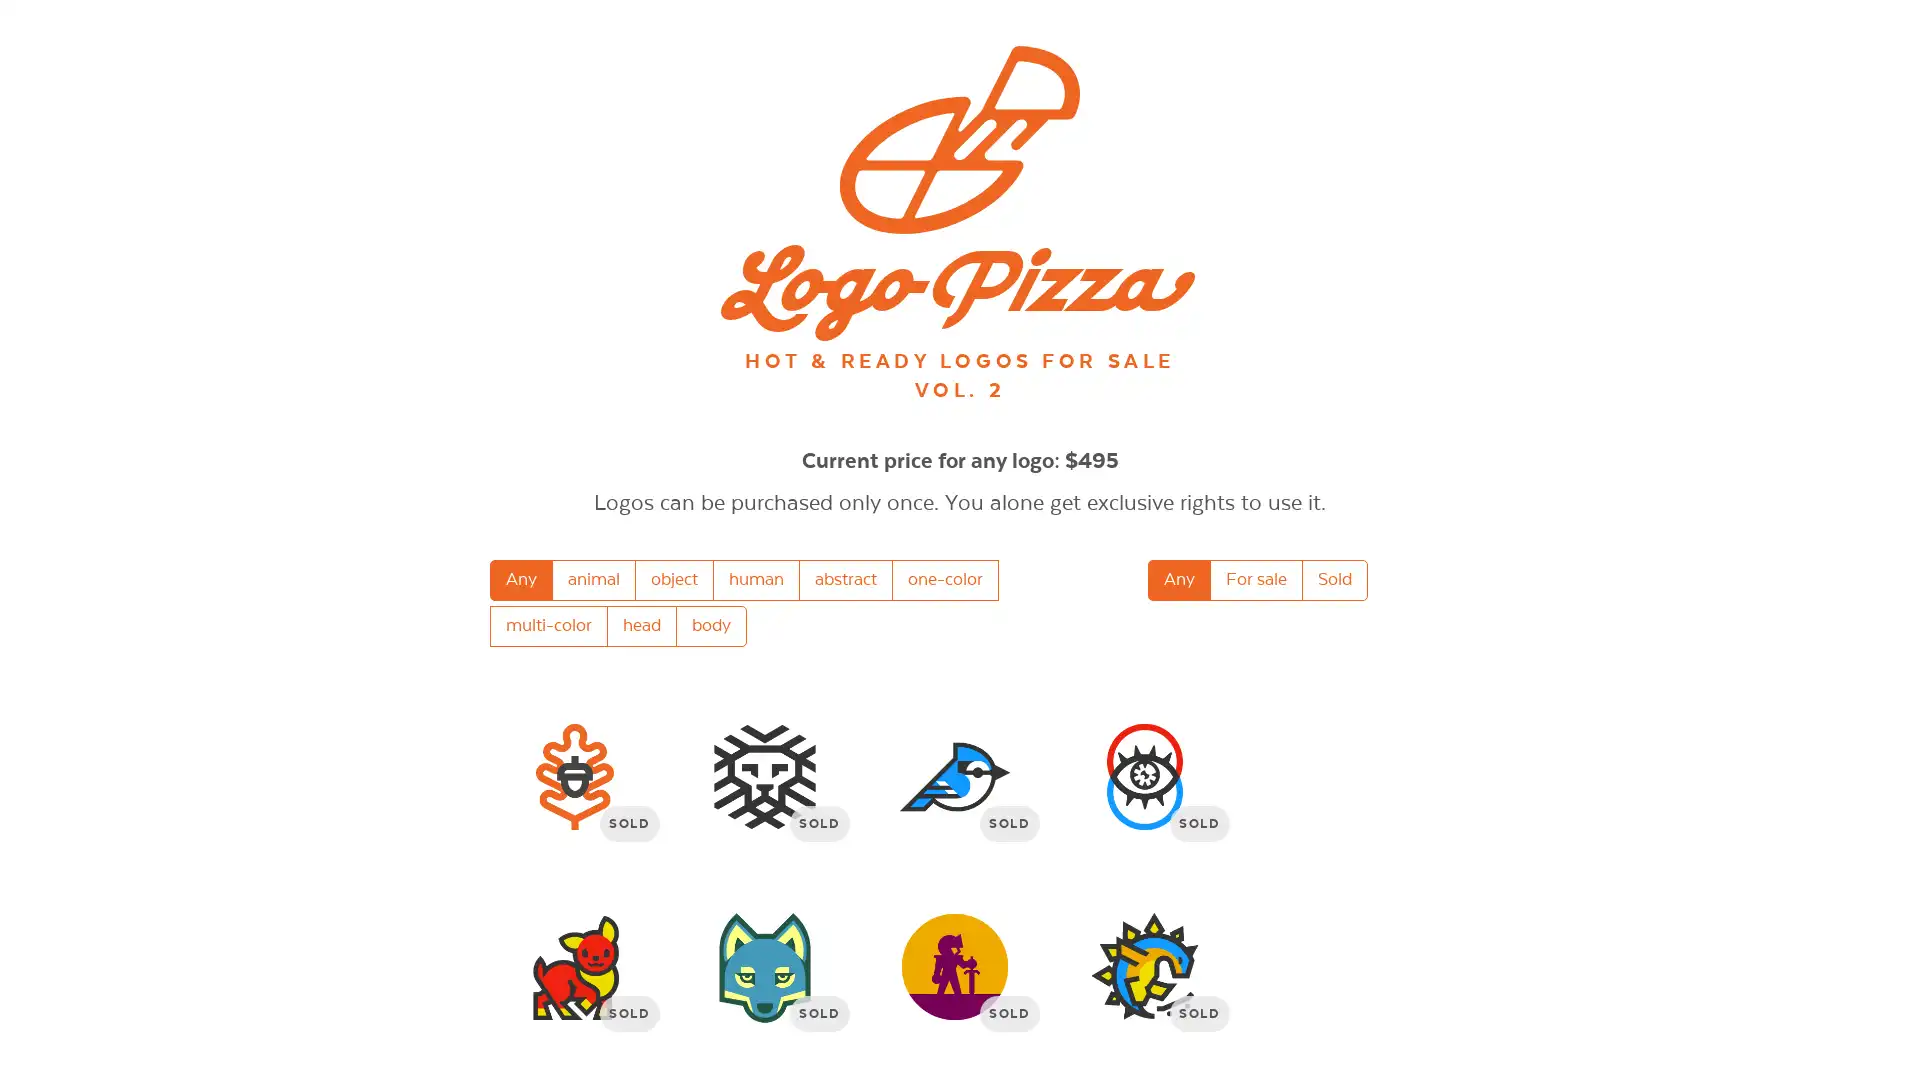  What do you see at coordinates (674, 580) in the screenshot?
I see `object` at bounding box center [674, 580].